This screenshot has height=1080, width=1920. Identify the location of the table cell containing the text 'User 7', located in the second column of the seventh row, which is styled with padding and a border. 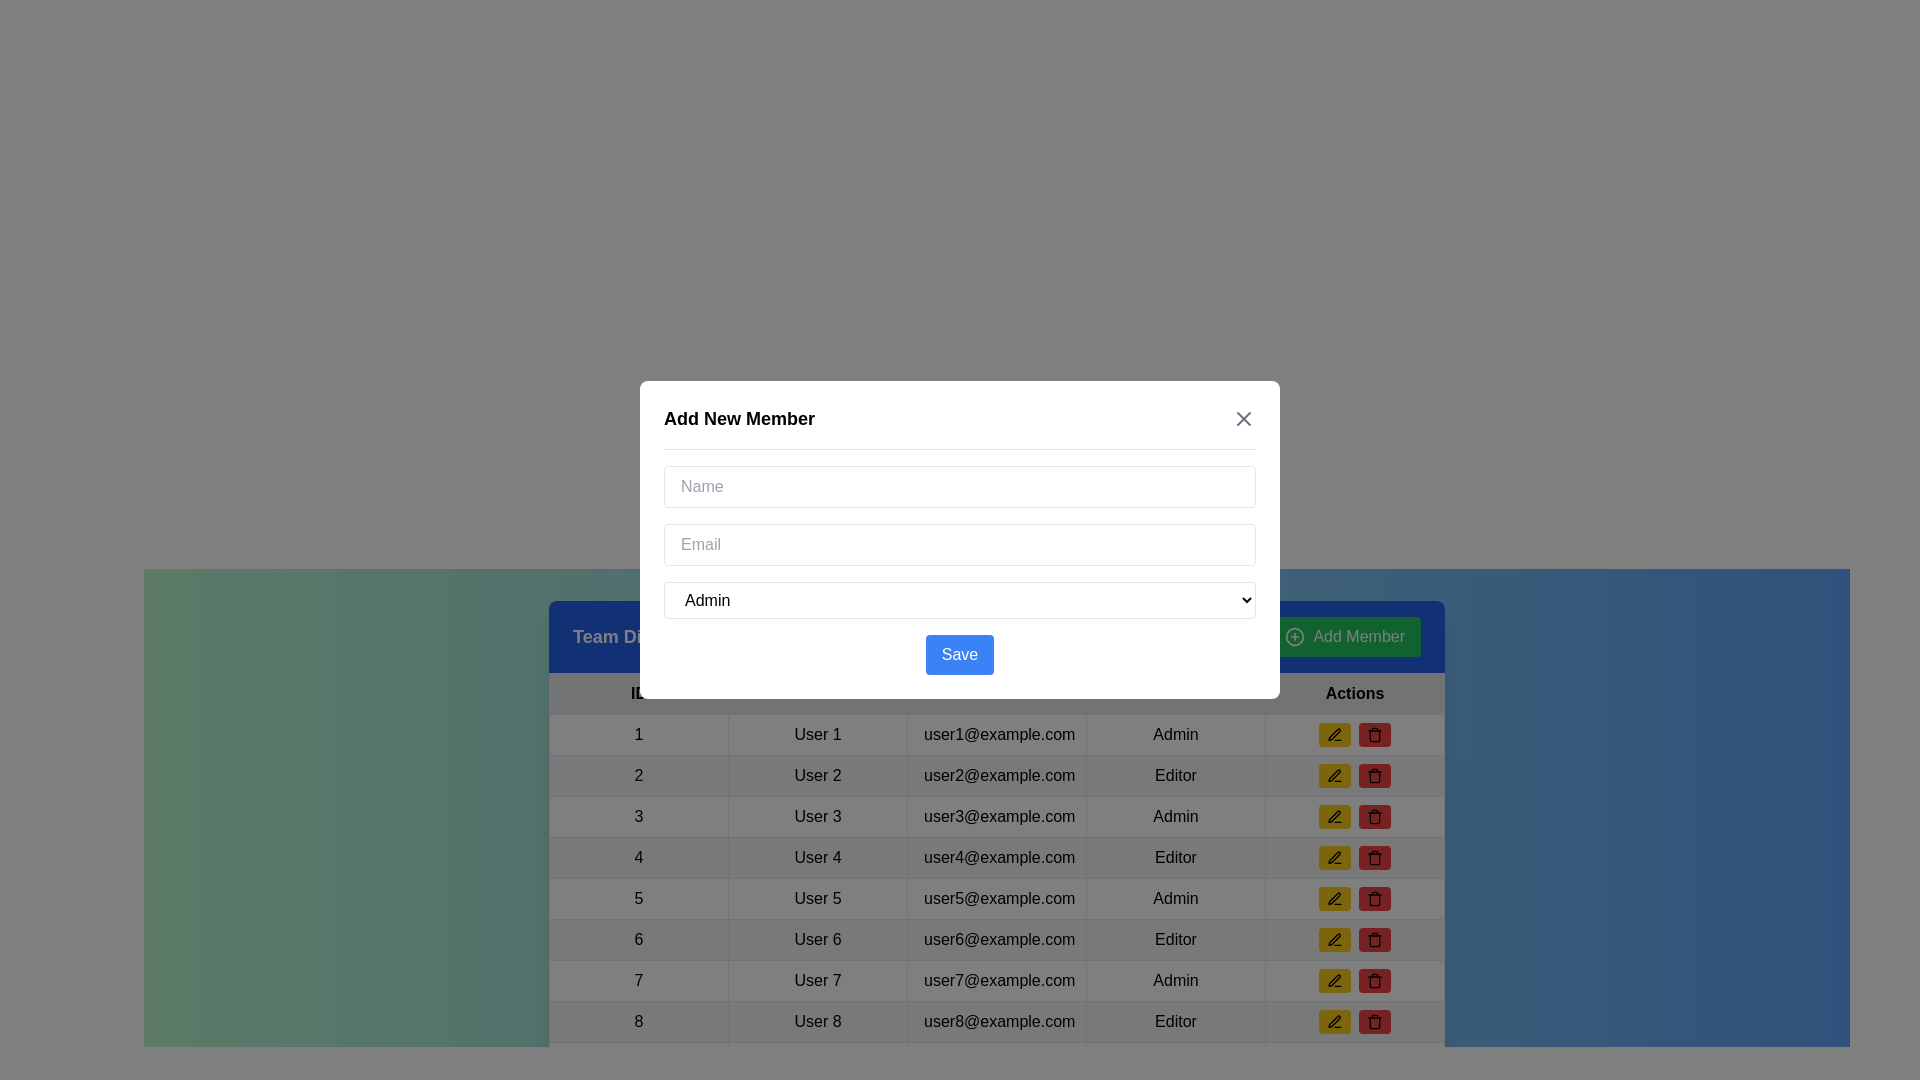
(817, 979).